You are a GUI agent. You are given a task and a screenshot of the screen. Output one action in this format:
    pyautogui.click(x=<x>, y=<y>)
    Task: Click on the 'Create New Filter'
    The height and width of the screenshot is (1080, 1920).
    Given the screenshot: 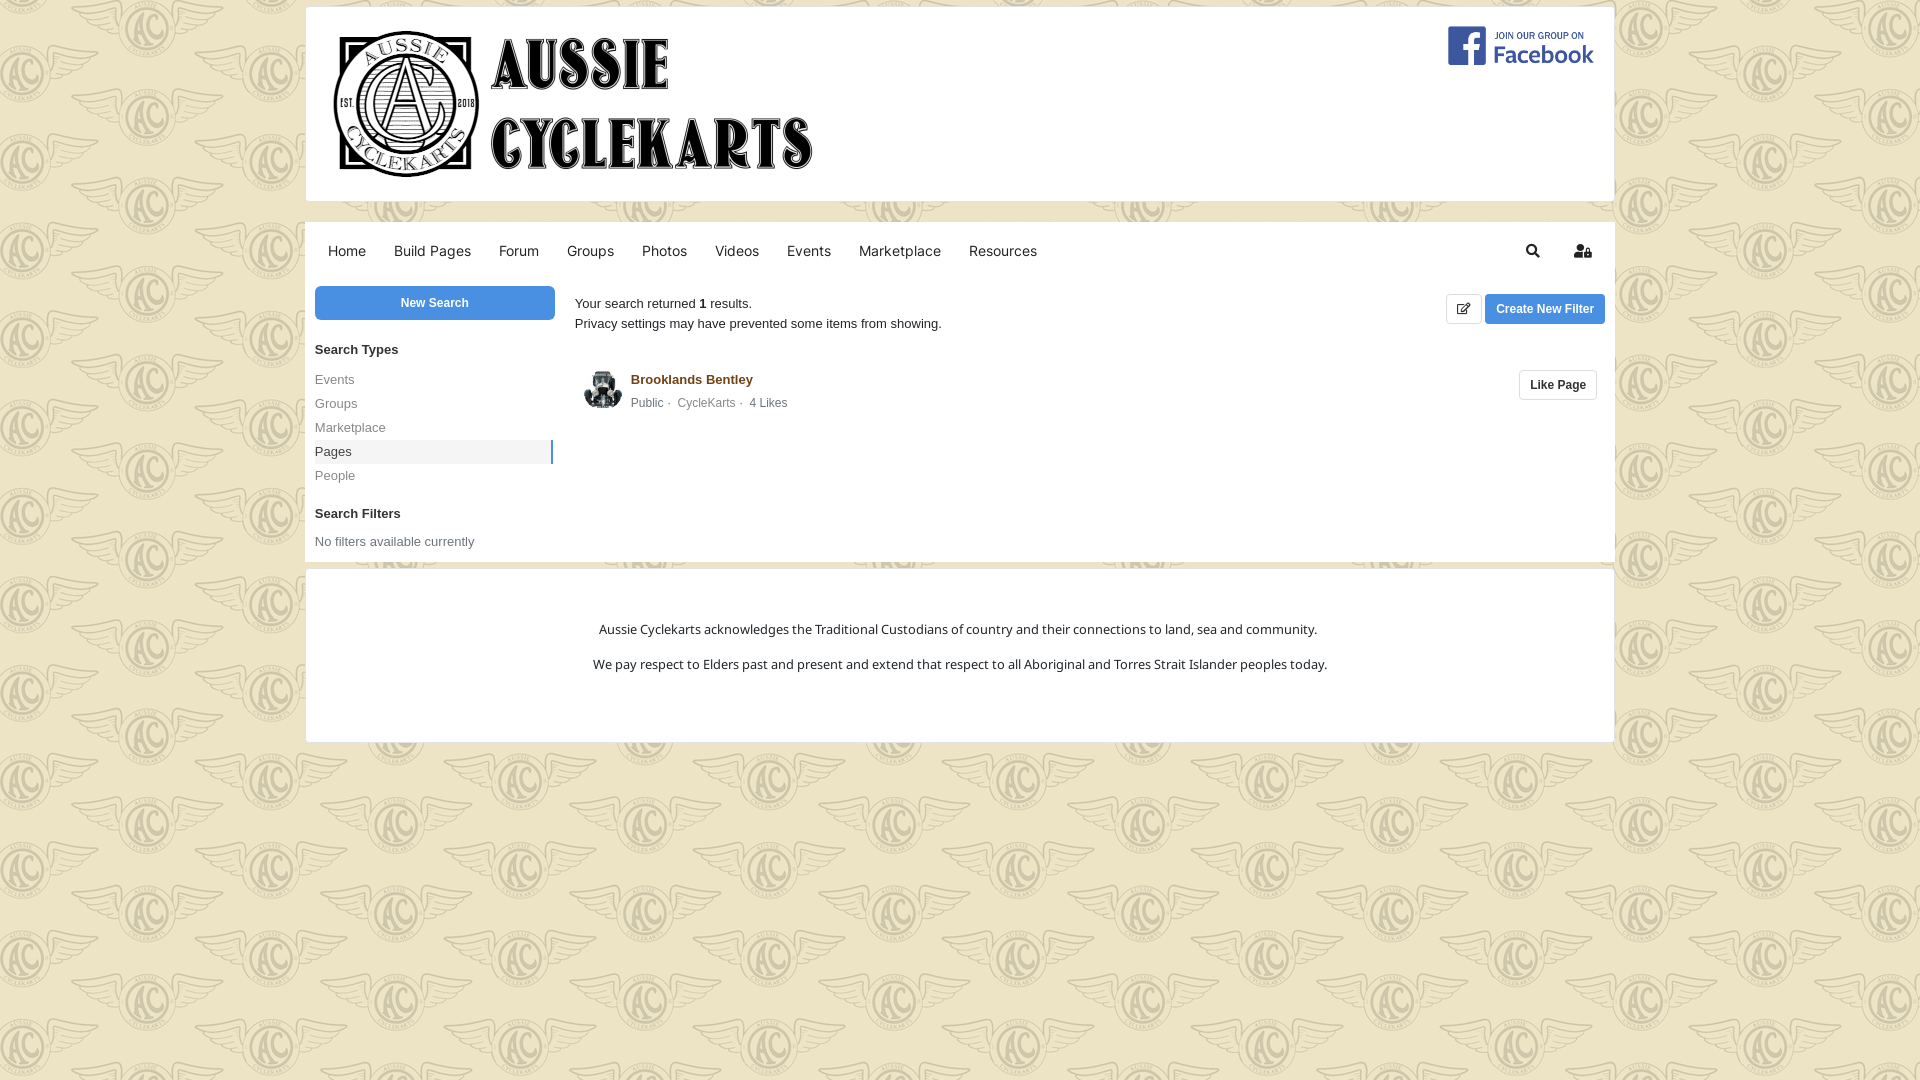 What is the action you would take?
    pyautogui.click(x=1484, y=308)
    